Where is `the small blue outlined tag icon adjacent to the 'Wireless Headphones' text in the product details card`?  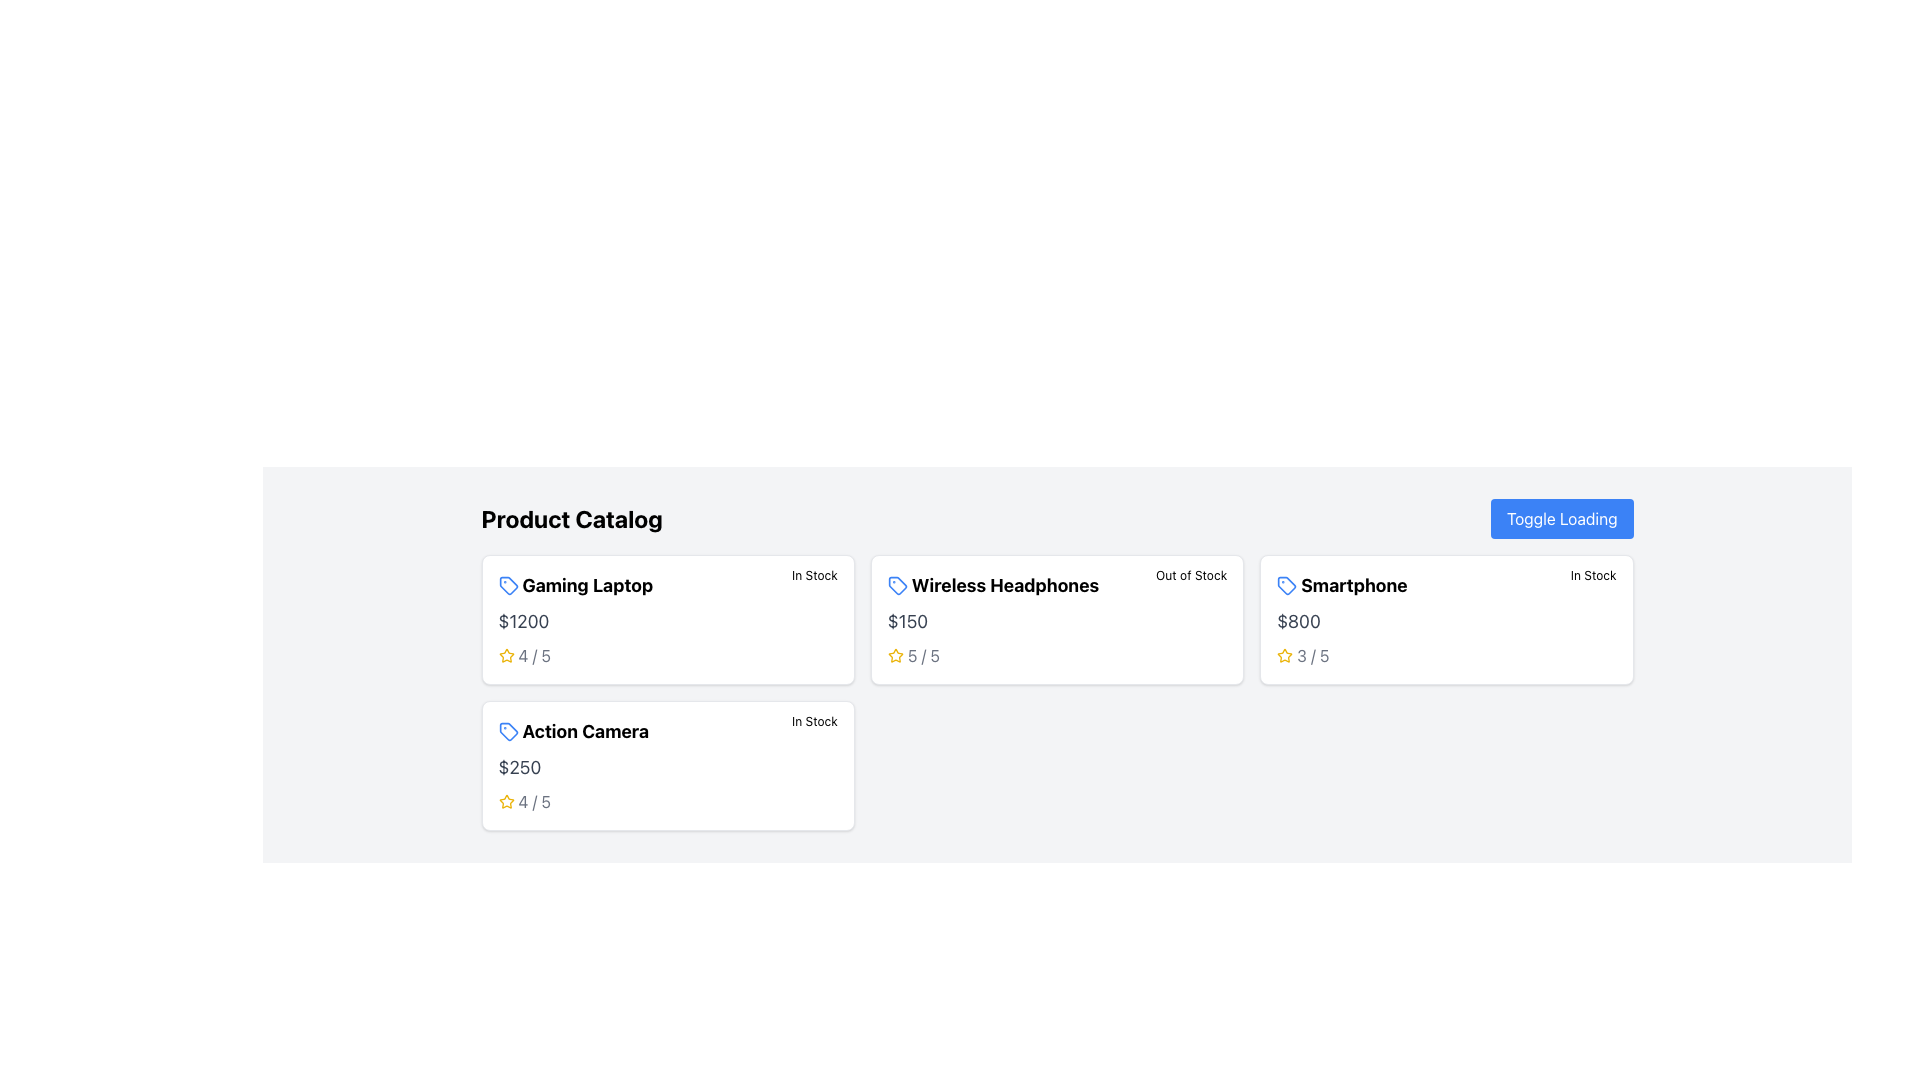 the small blue outlined tag icon adjacent to the 'Wireless Headphones' text in the product details card is located at coordinates (896, 585).